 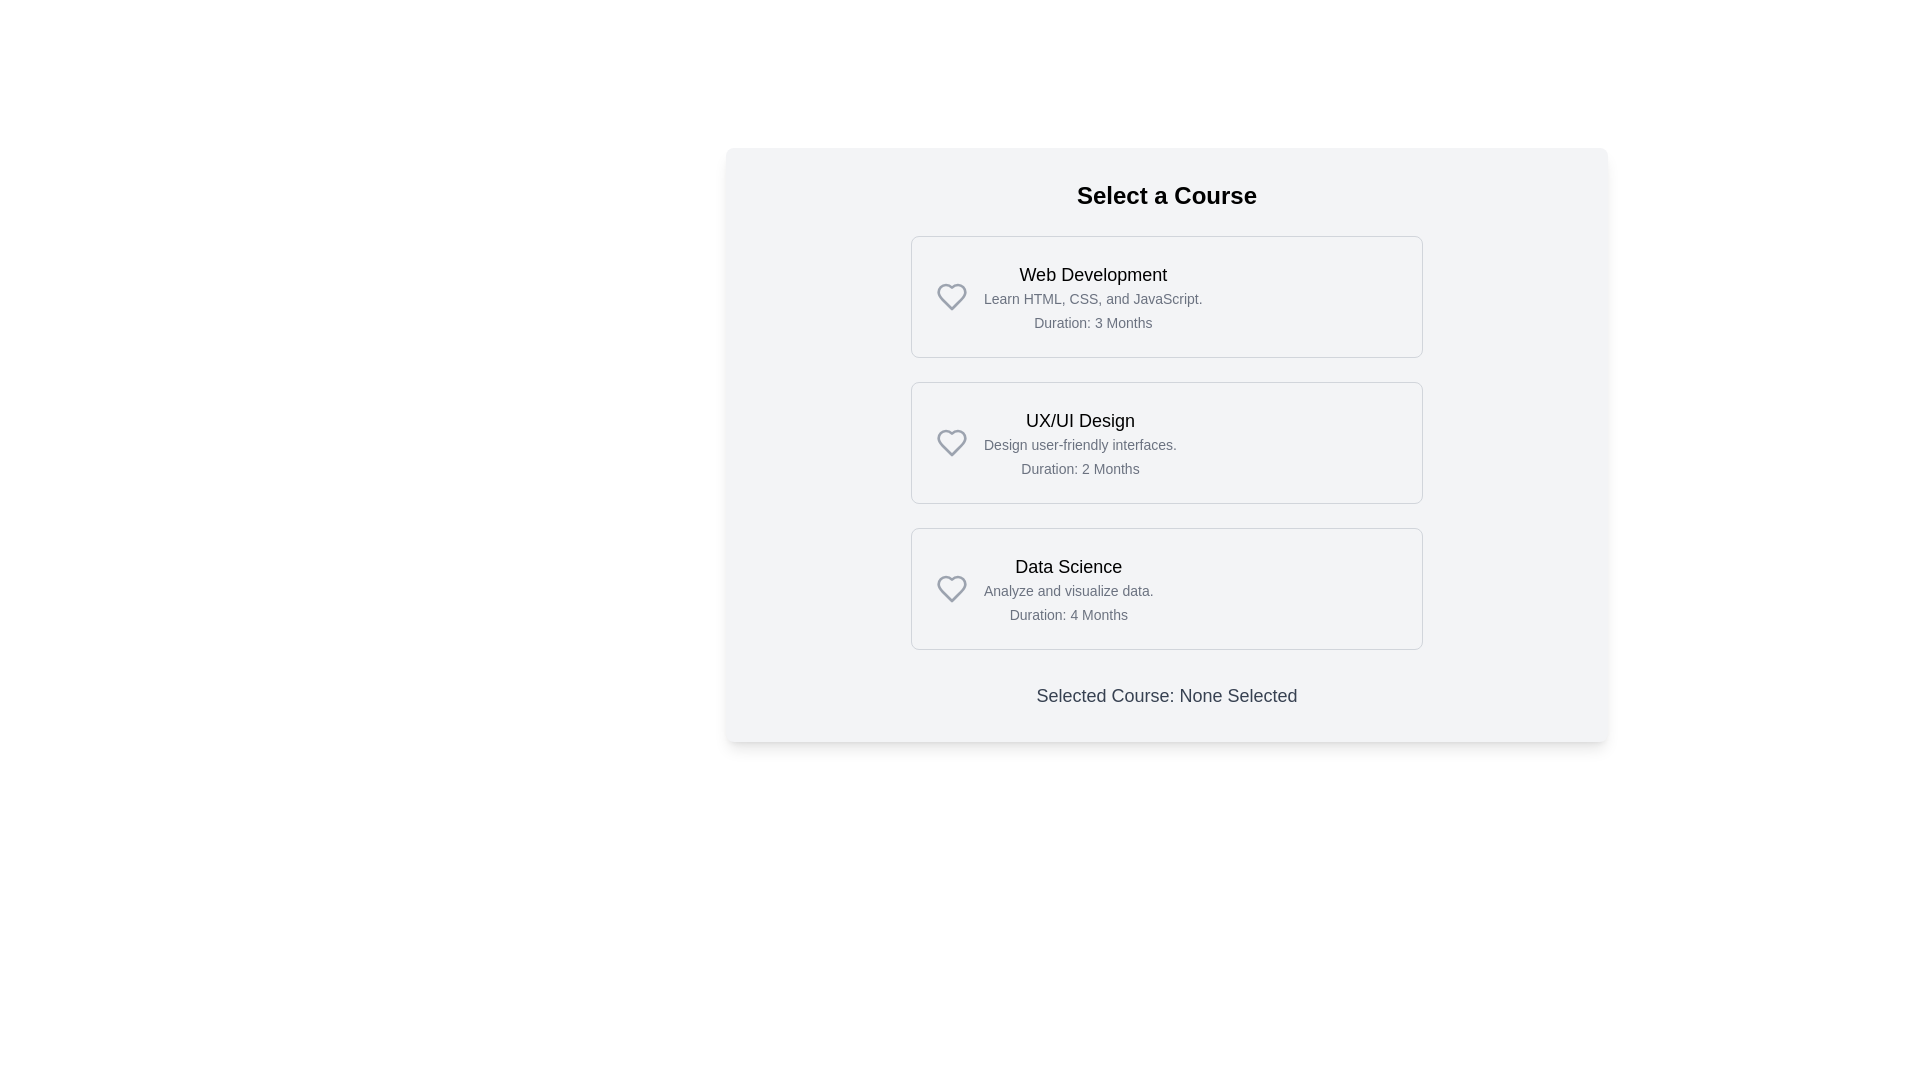 I want to click on information presented in the Text Block titled 'Web Development', which includes the subtitle 'Learn HTML, CSS, and JavaScript.' and the duration '3 Months', so click(x=1092, y=297).